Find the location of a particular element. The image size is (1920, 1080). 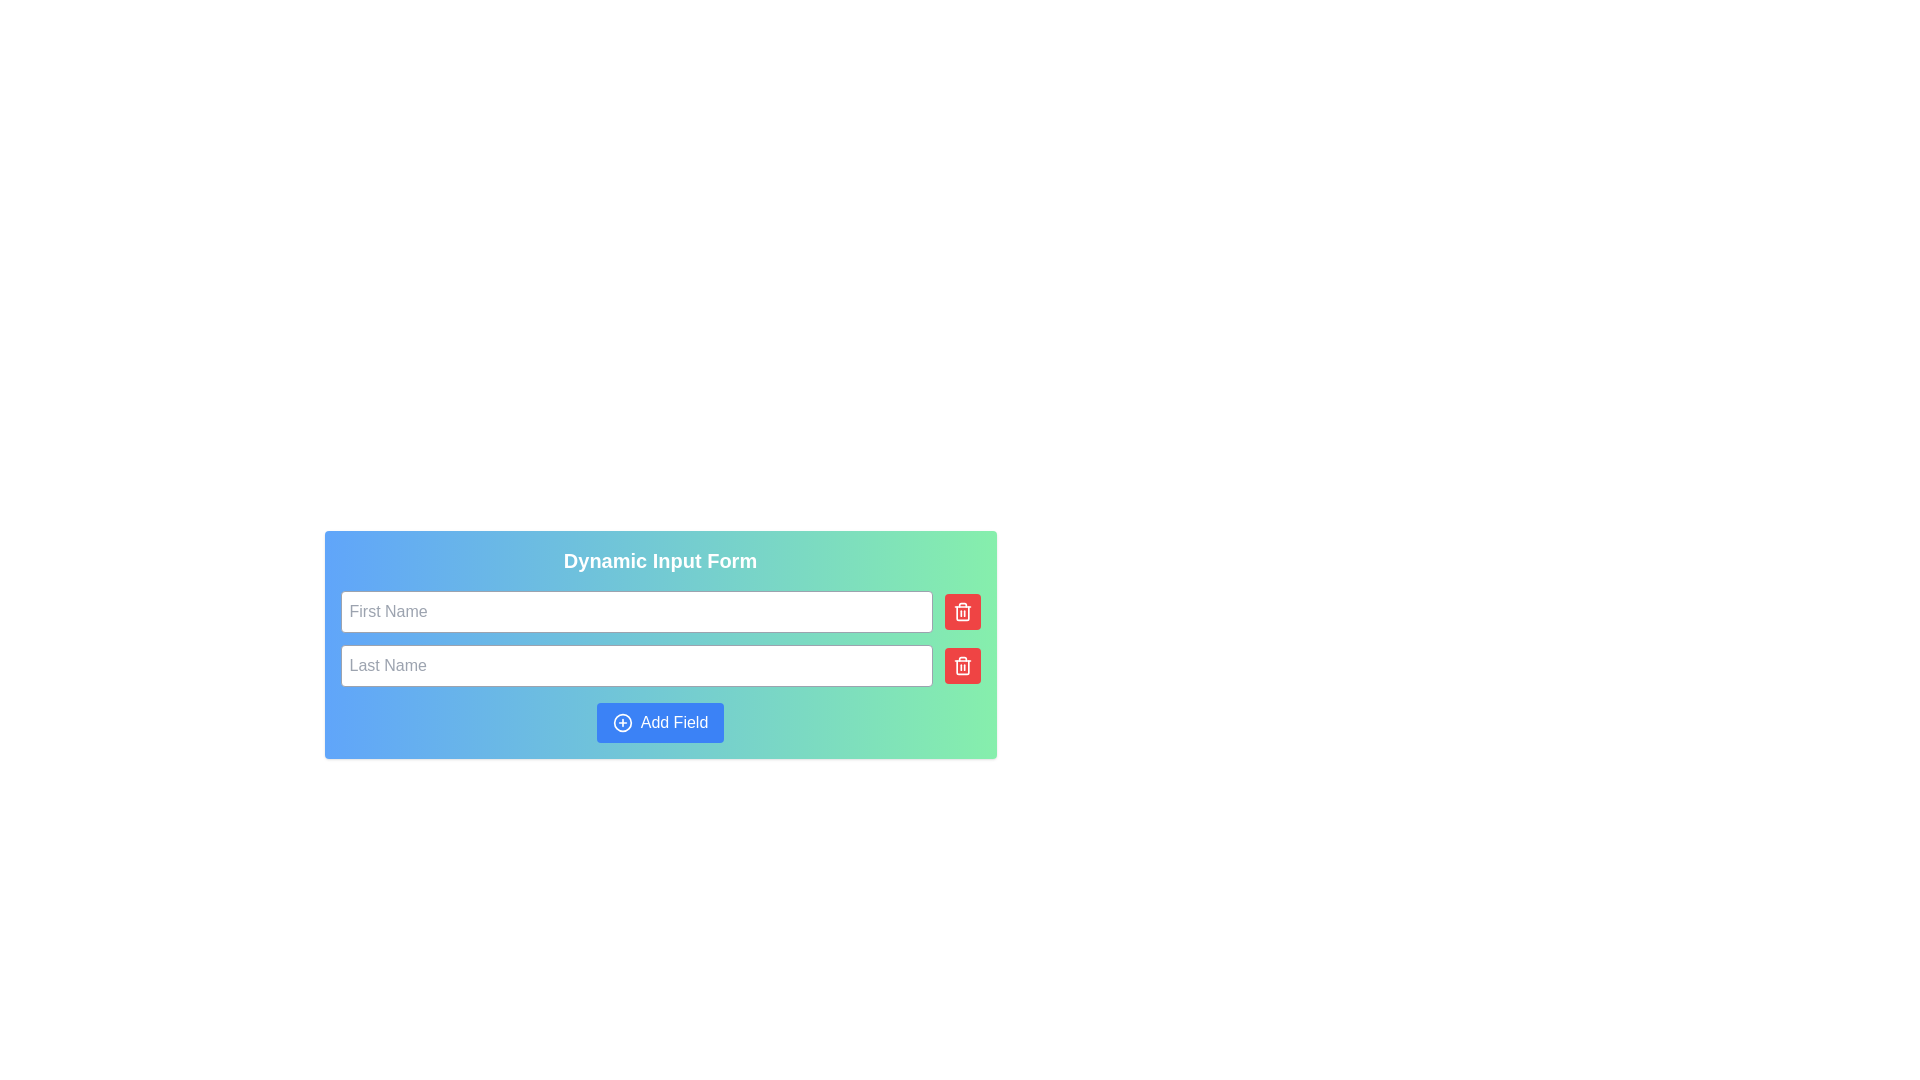

the bold, white text label reading 'Dynamic Input Form' located at the top of the interface, which is centered horizontally and styled on a gradient background transitioning from blue to green is located at coordinates (660, 560).